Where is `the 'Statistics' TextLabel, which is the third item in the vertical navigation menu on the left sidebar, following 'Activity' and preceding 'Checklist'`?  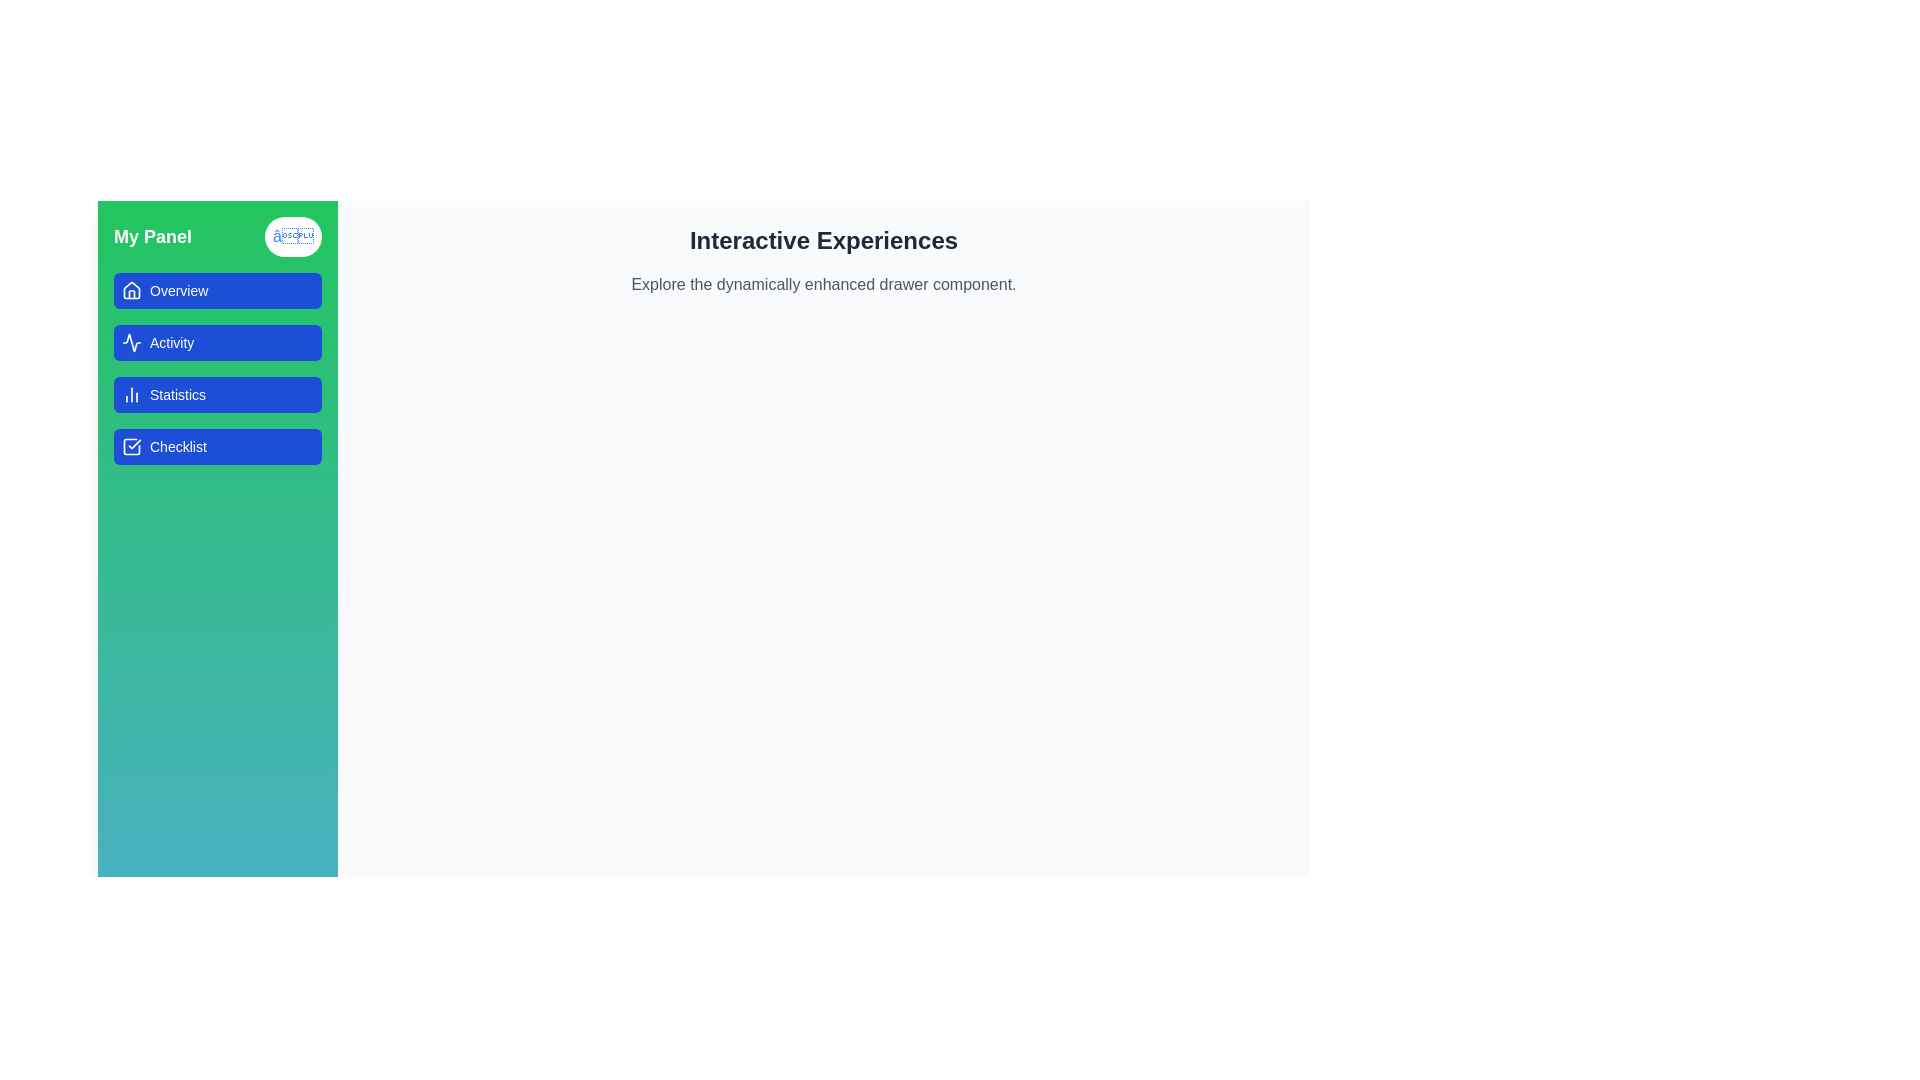
the 'Statistics' TextLabel, which is the third item in the vertical navigation menu on the left sidebar, following 'Activity' and preceding 'Checklist' is located at coordinates (177, 394).